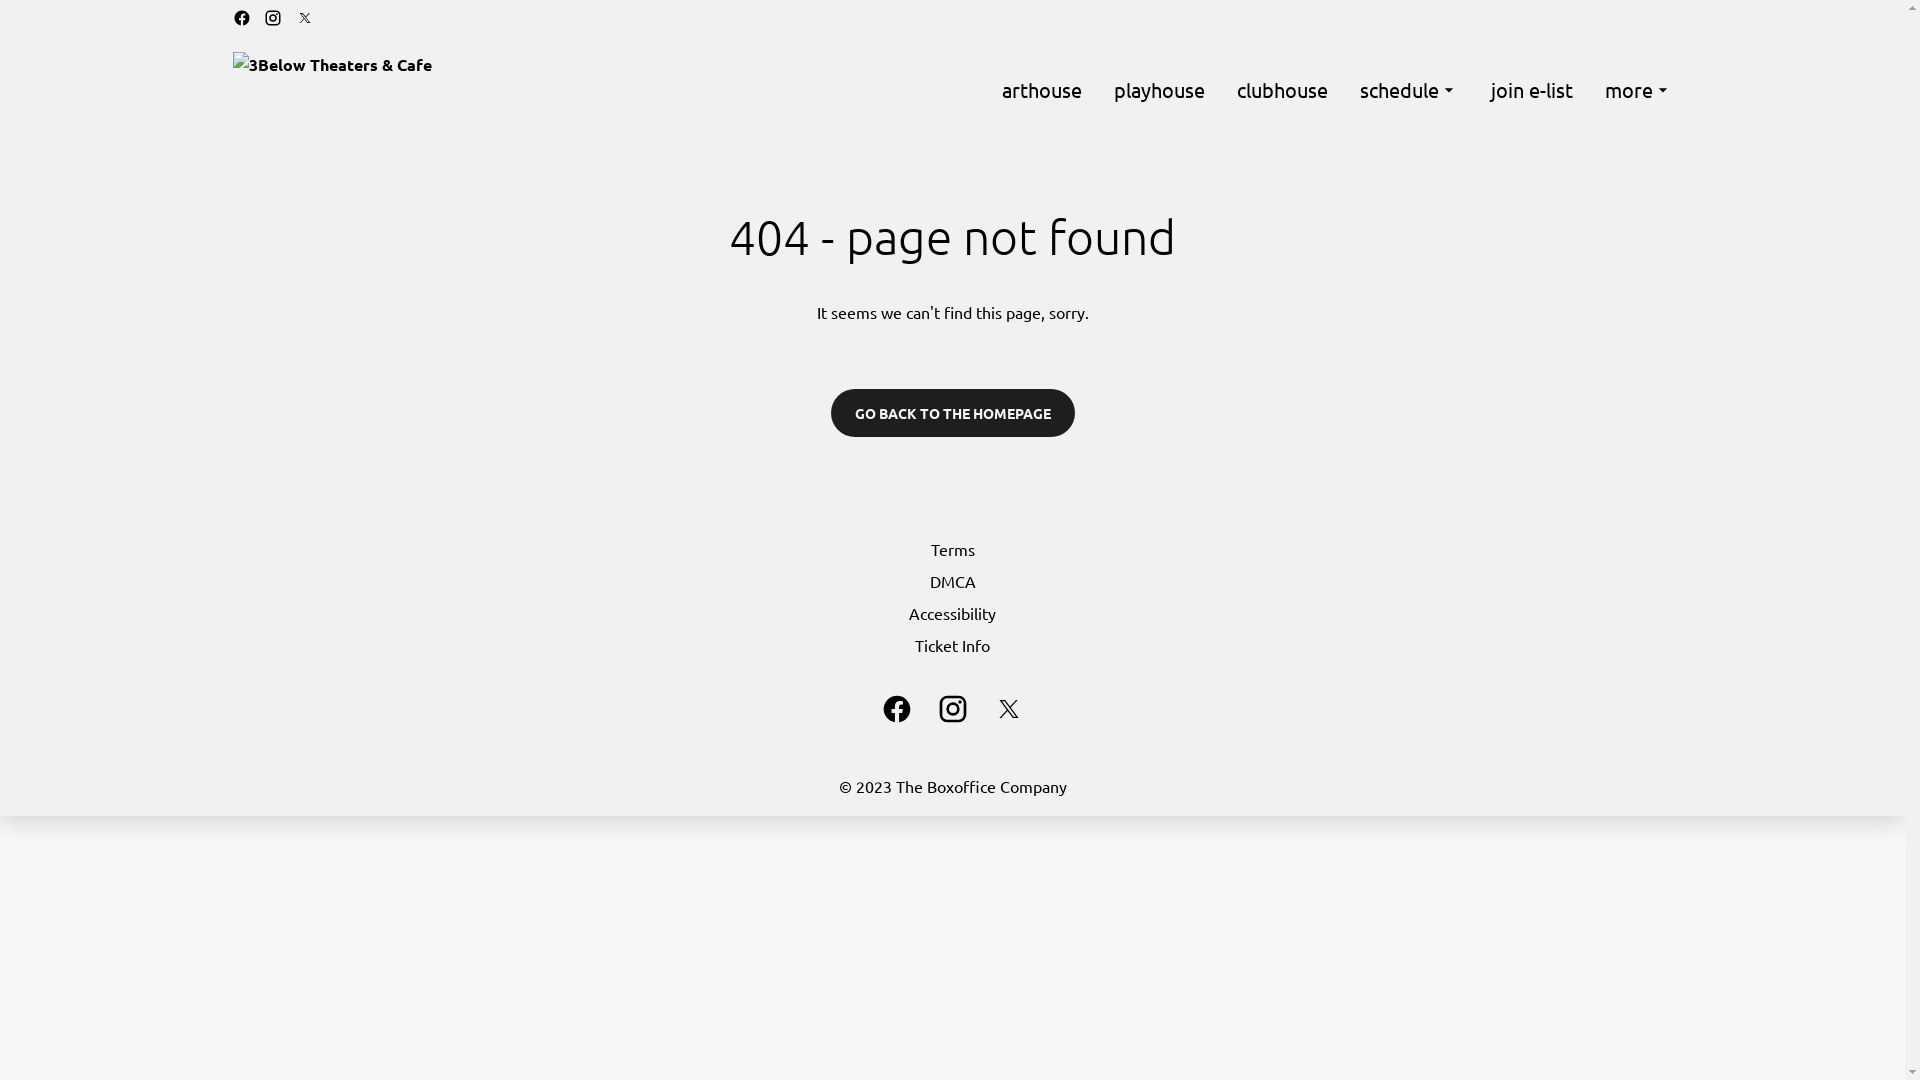 The image size is (1920, 1080). What do you see at coordinates (950, 581) in the screenshot?
I see `'DMCA'` at bounding box center [950, 581].